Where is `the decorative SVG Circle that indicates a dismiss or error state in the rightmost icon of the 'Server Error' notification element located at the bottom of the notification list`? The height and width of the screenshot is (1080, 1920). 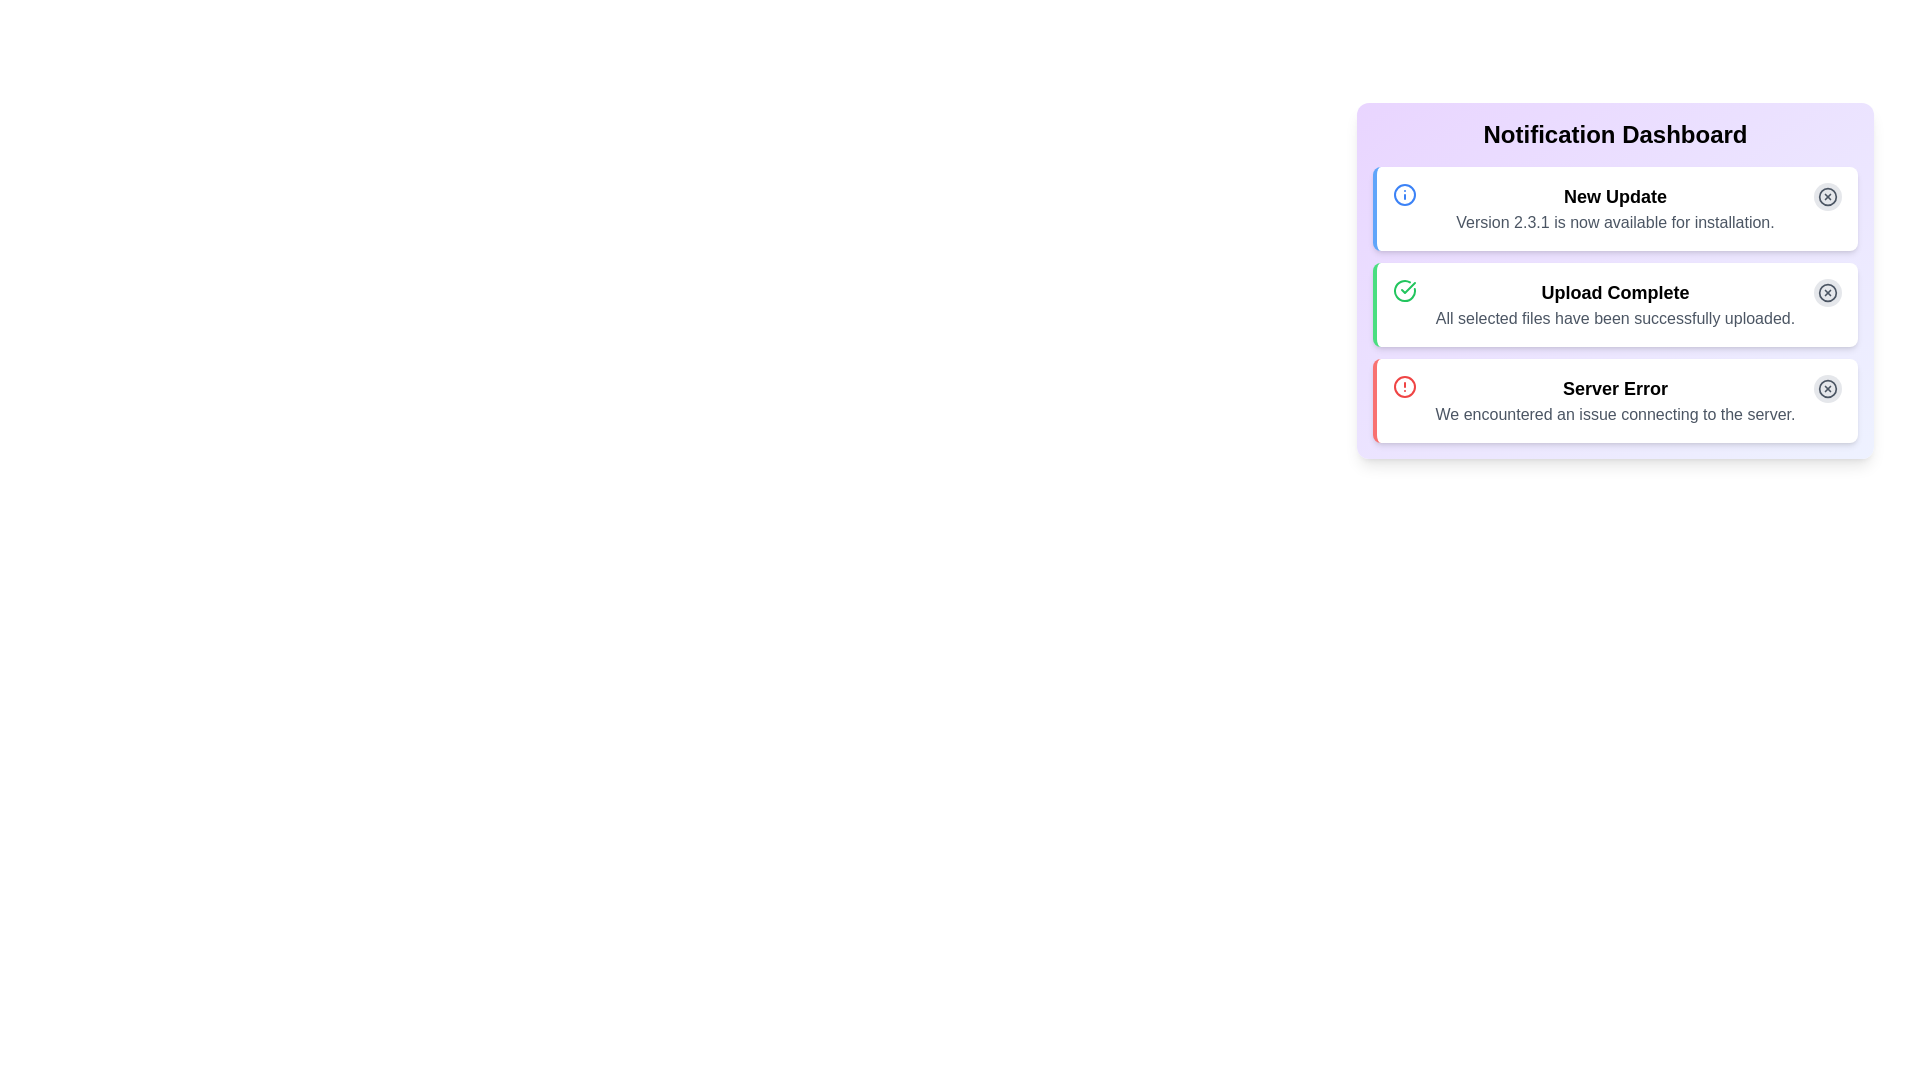
the decorative SVG Circle that indicates a dismiss or error state in the rightmost icon of the 'Server Error' notification element located at the bottom of the notification list is located at coordinates (1828, 389).